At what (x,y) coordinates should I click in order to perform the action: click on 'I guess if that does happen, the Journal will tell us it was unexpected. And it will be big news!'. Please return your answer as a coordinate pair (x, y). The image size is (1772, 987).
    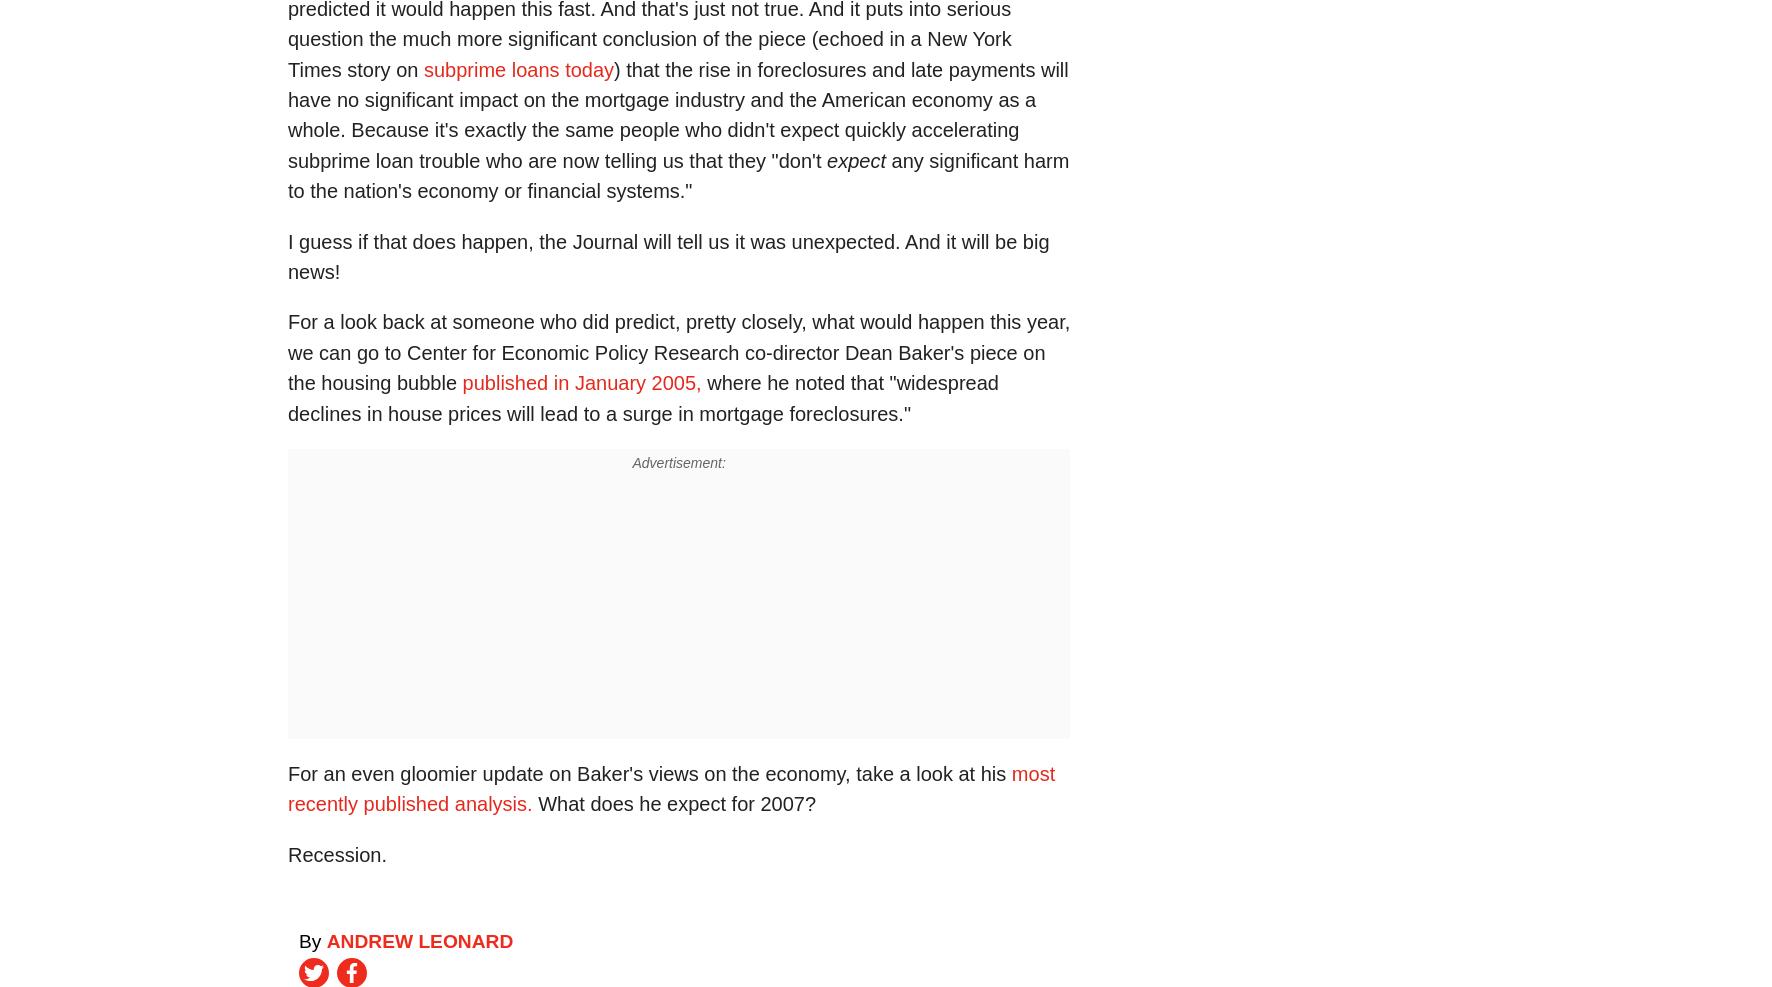
    Looking at the image, I should click on (667, 256).